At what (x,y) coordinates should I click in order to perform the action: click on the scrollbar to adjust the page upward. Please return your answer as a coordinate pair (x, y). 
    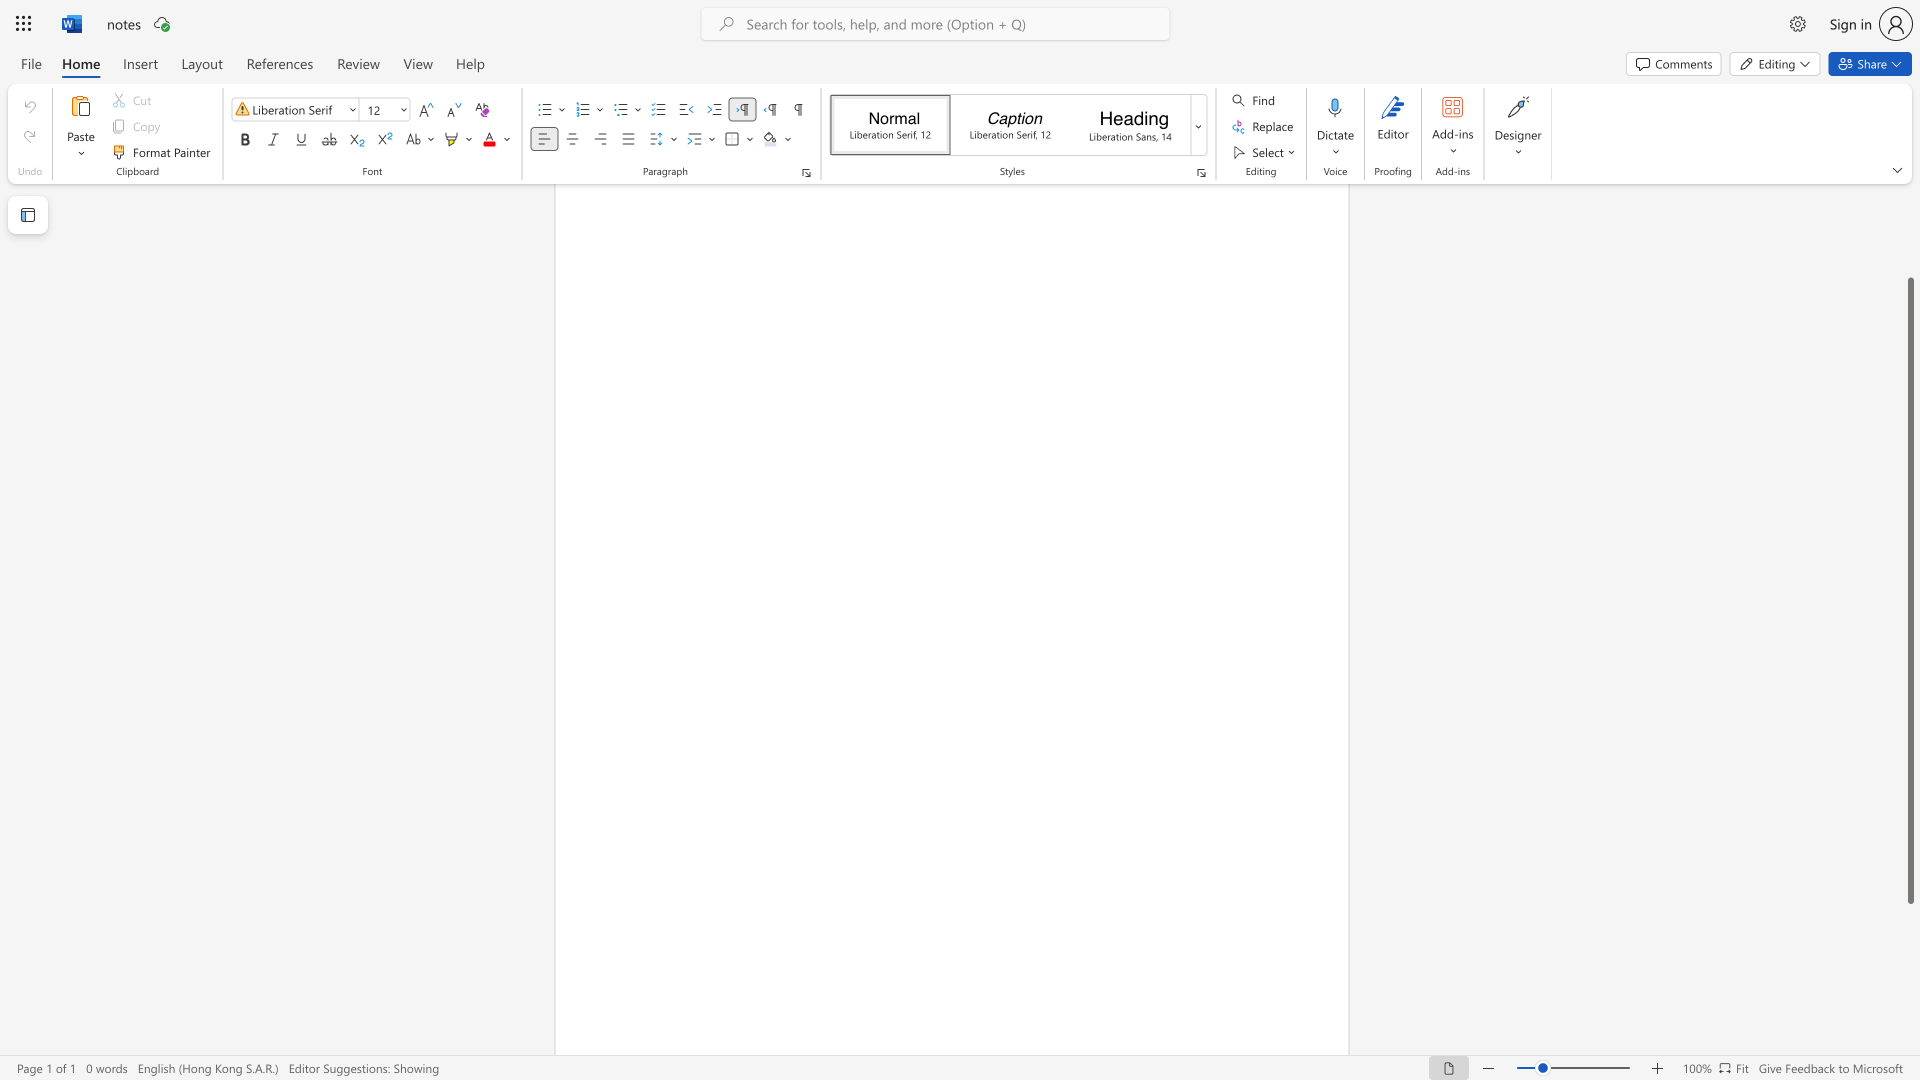
    Looking at the image, I should click on (1909, 249).